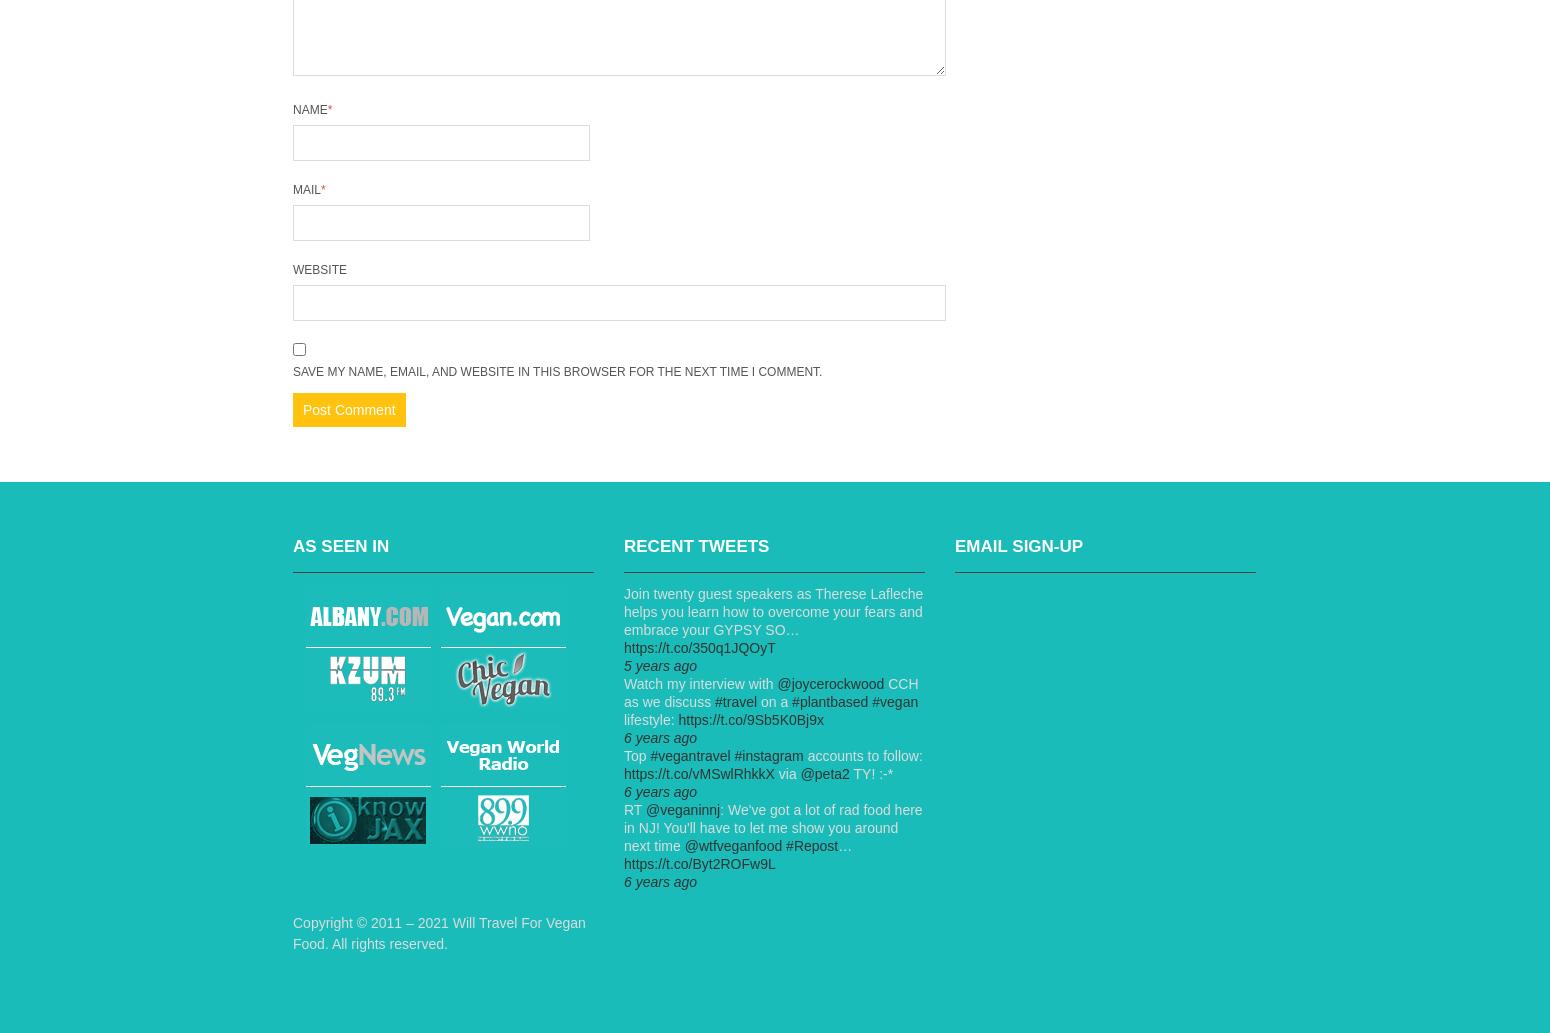  I want to click on 'As Seen In', so click(292, 545).